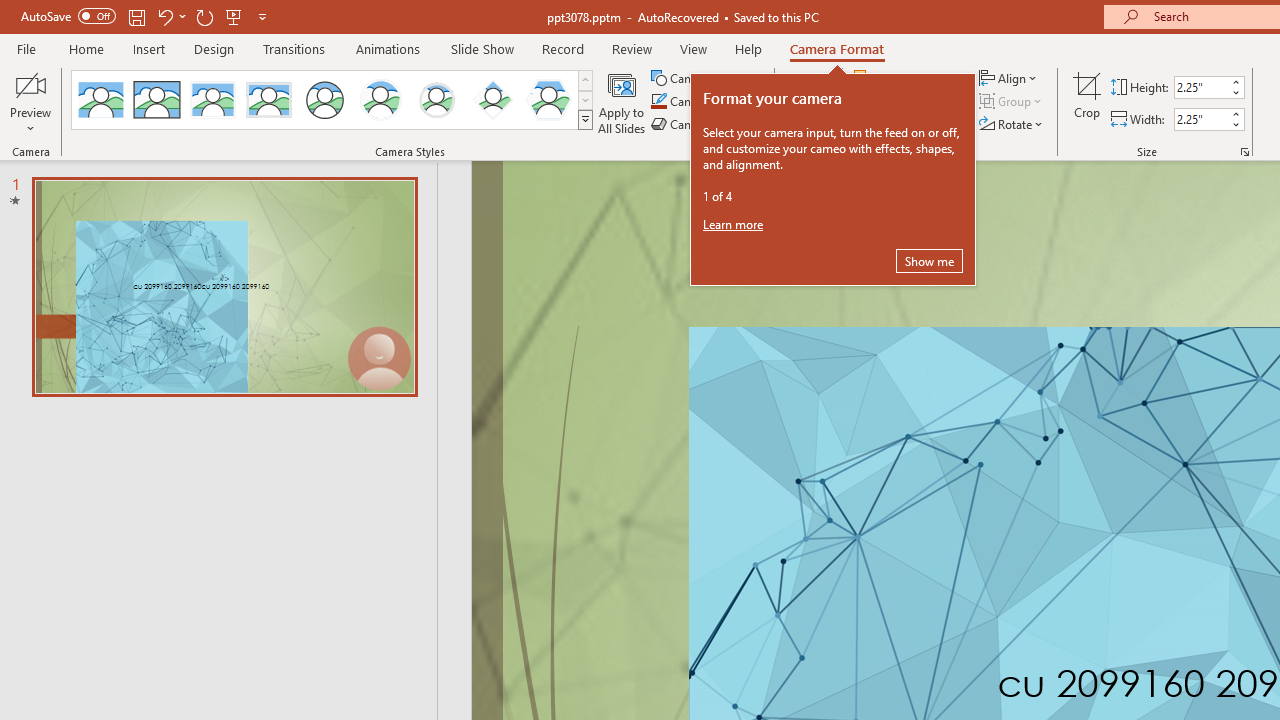 The image size is (1280, 720). Describe the element at coordinates (213, 100) in the screenshot. I see `'Center Shadow Rectangle'` at that location.